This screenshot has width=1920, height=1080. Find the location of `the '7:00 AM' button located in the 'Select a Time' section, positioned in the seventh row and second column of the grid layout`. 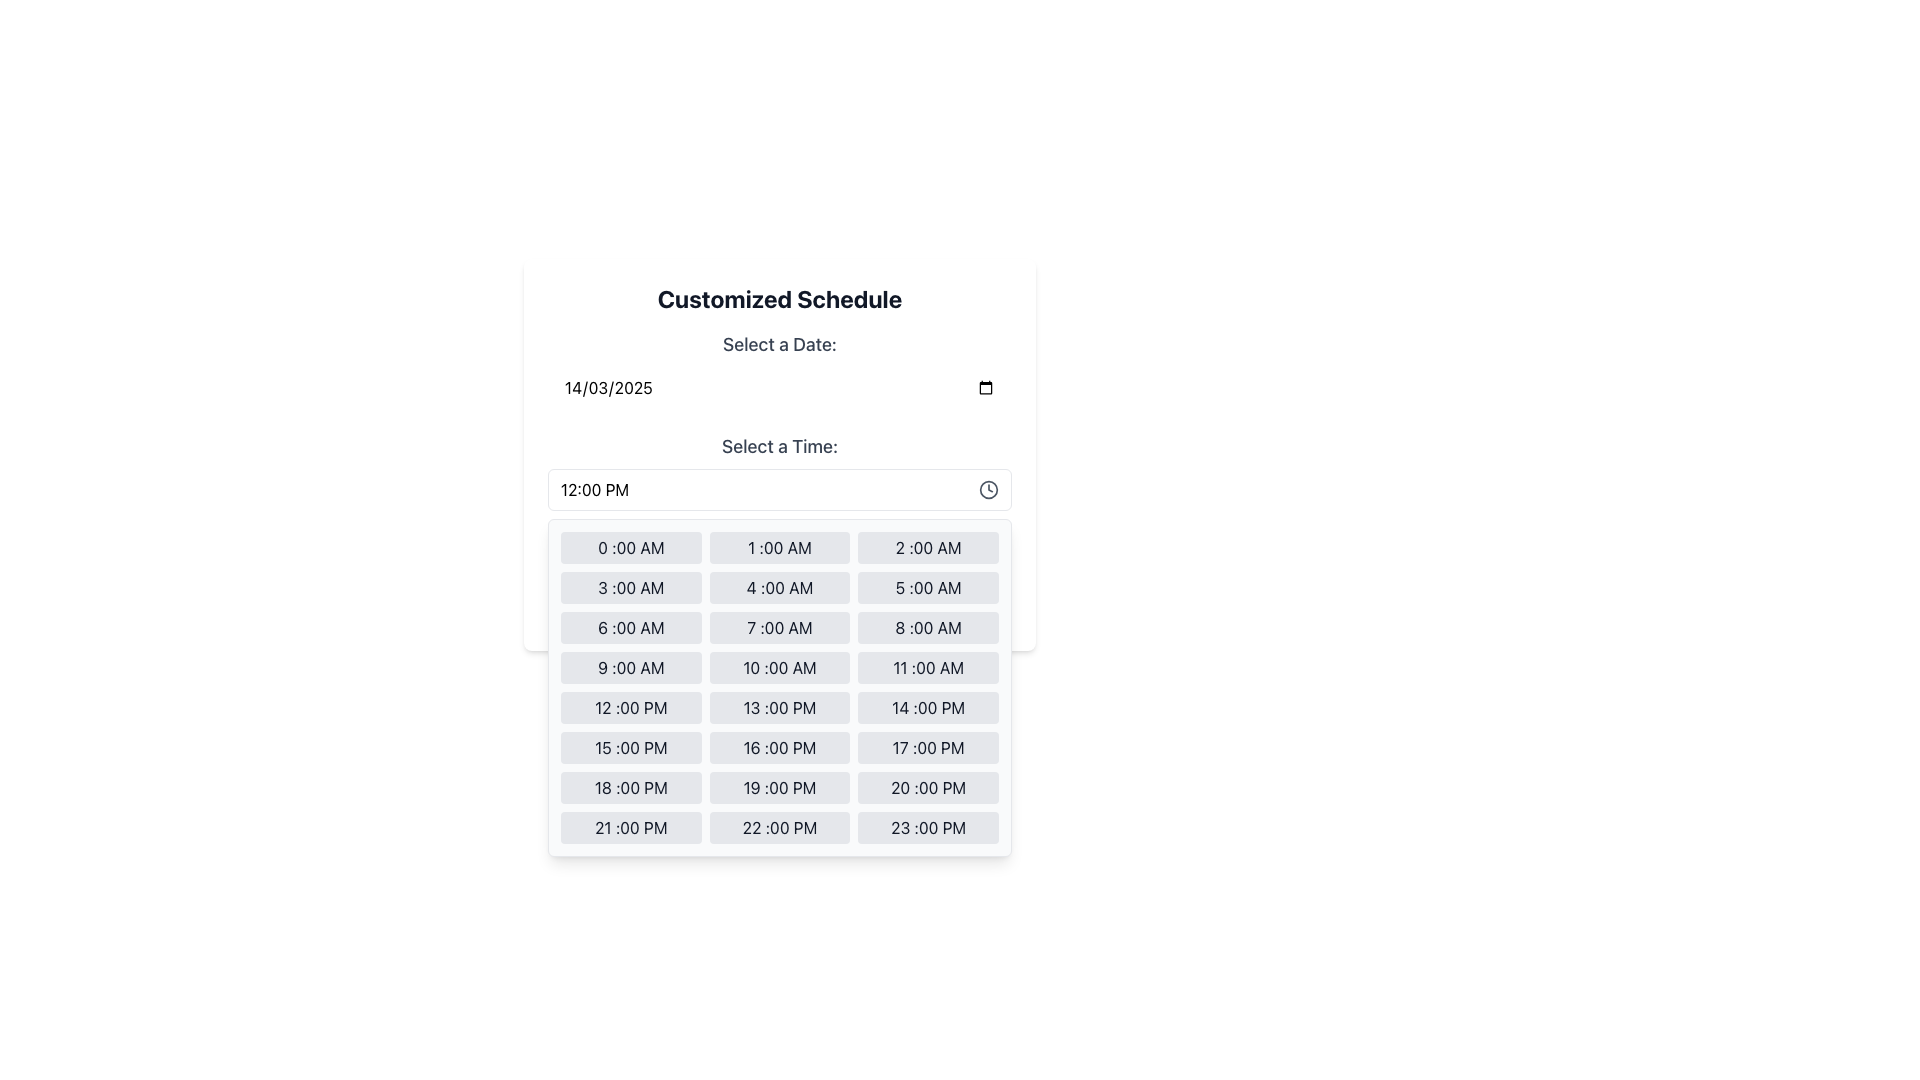

the '7:00 AM' button located in the 'Select a Time' section, positioned in the seventh row and second column of the grid layout is located at coordinates (778, 627).